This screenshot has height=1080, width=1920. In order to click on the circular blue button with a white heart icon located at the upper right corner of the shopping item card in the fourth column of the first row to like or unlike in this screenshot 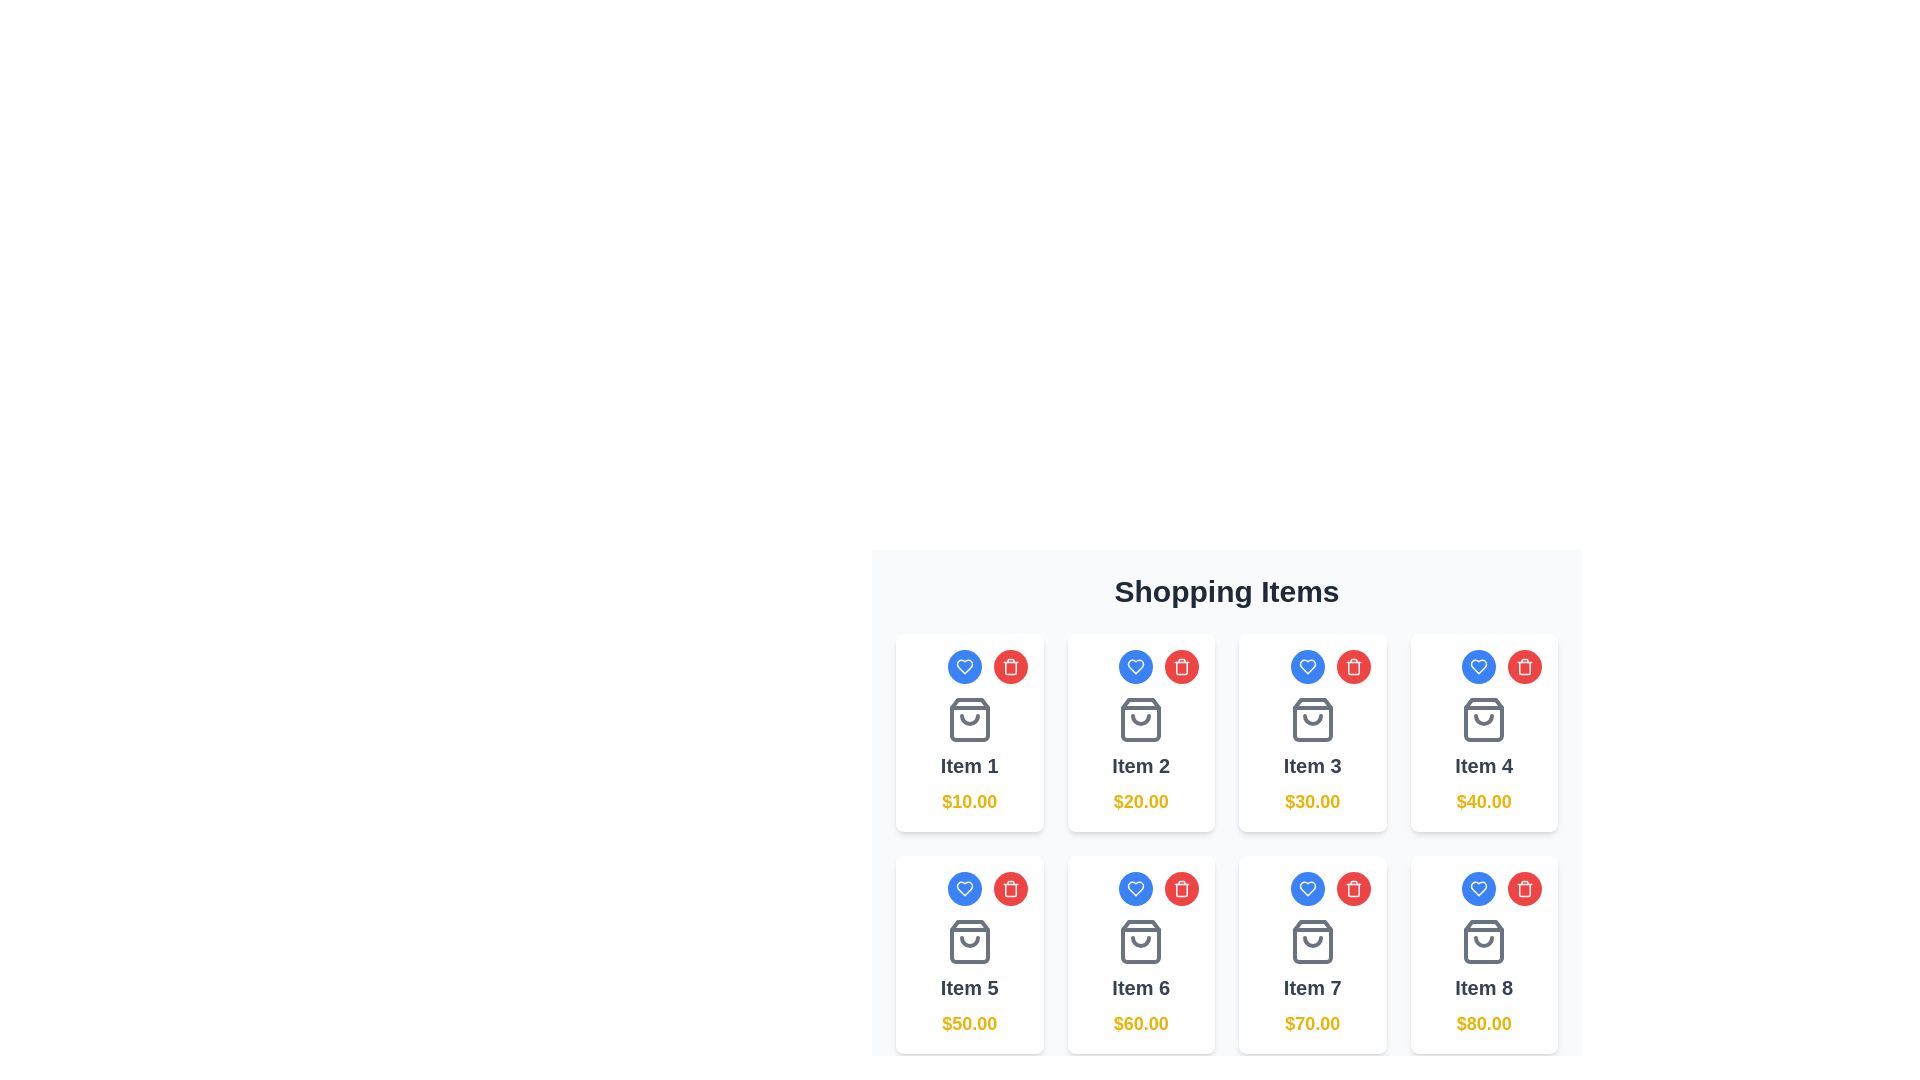, I will do `click(1478, 667)`.